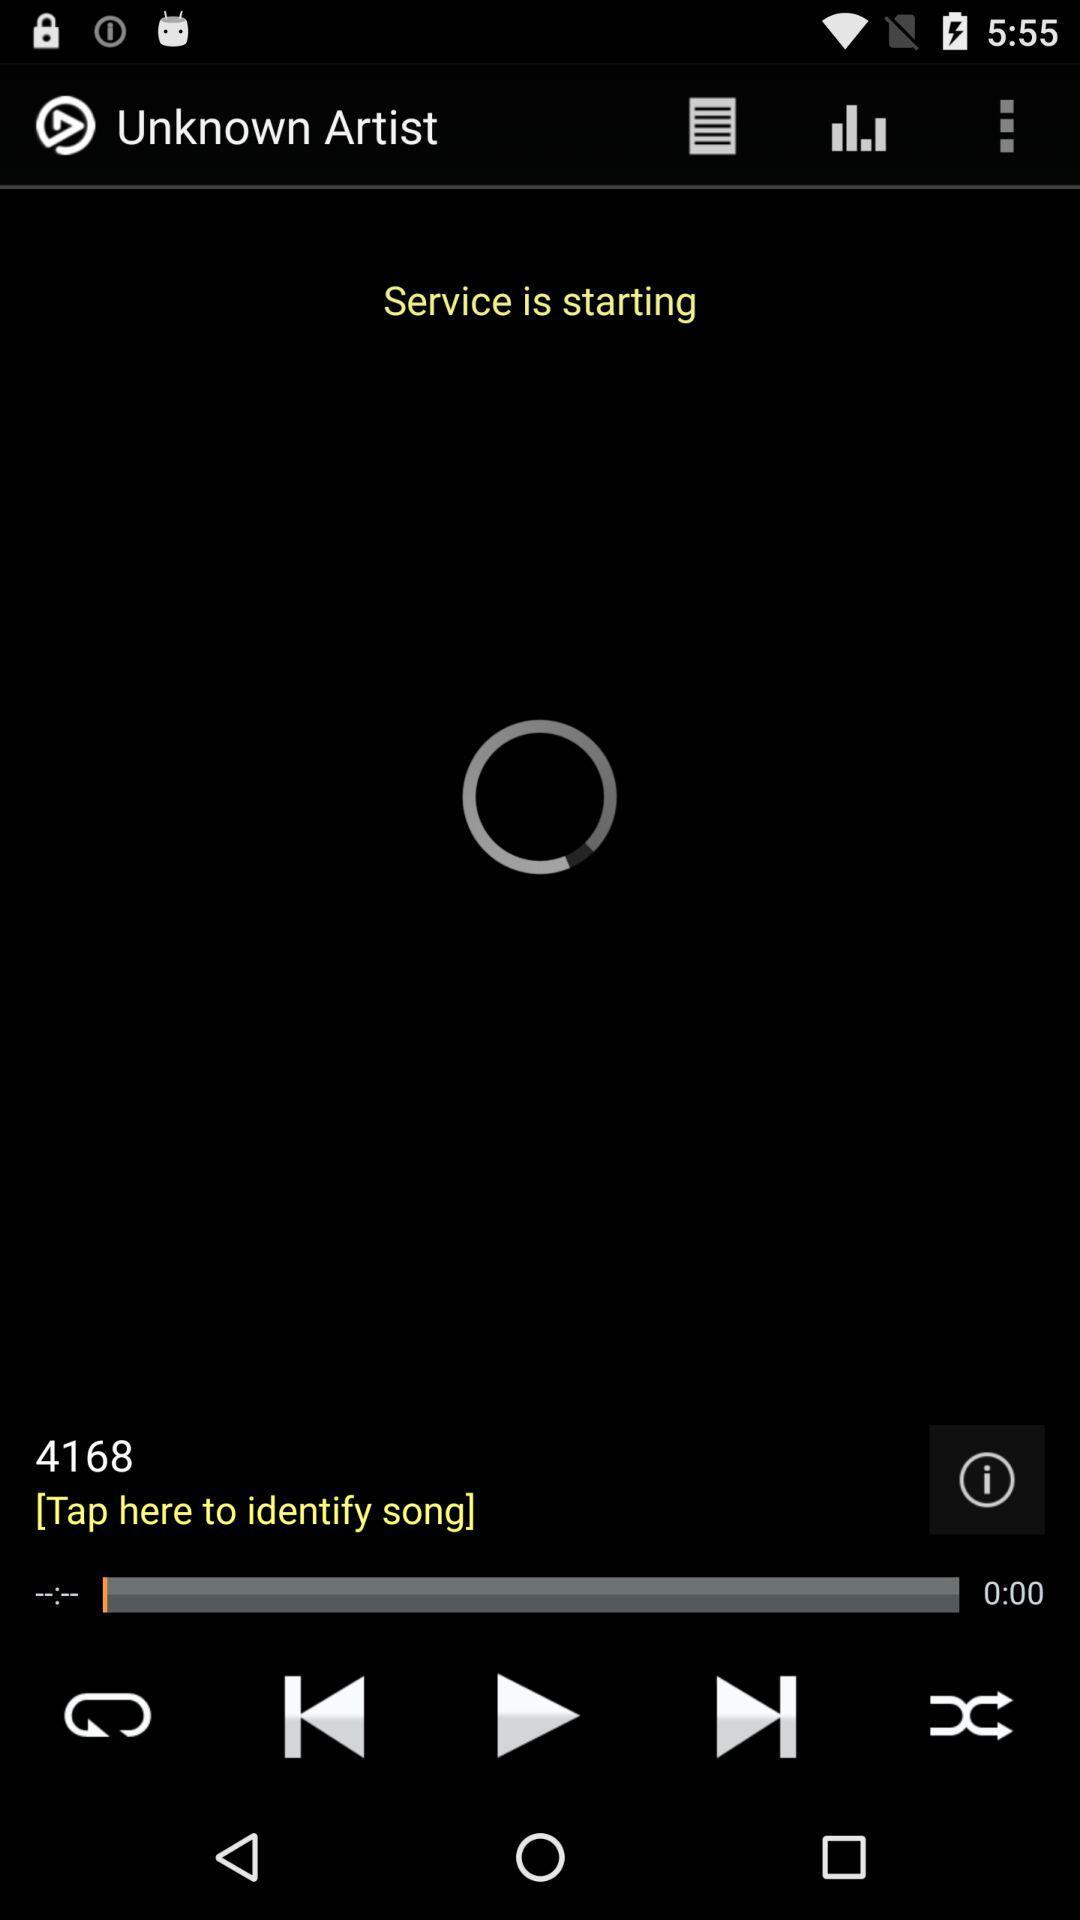 The width and height of the screenshot is (1080, 1920). Describe the element at coordinates (986, 1479) in the screenshot. I see `the item below the service is starting icon` at that location.